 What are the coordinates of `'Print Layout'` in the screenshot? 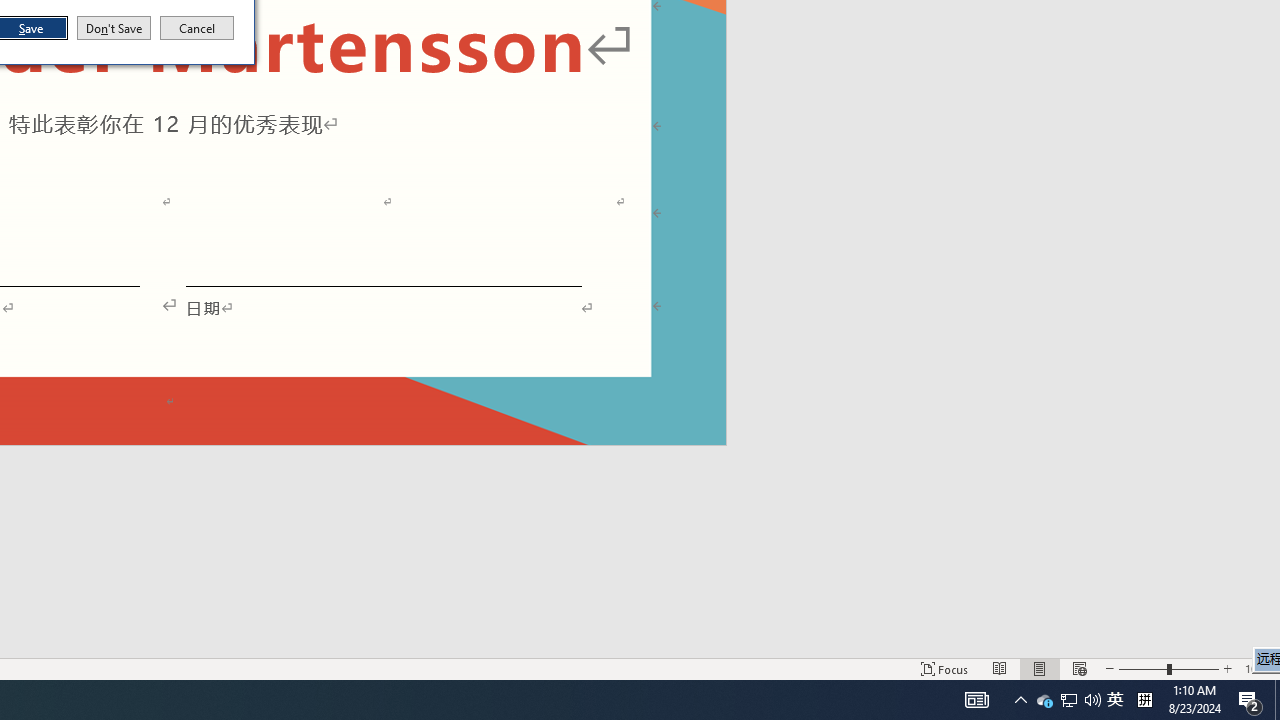 It's located at (1040, 669).